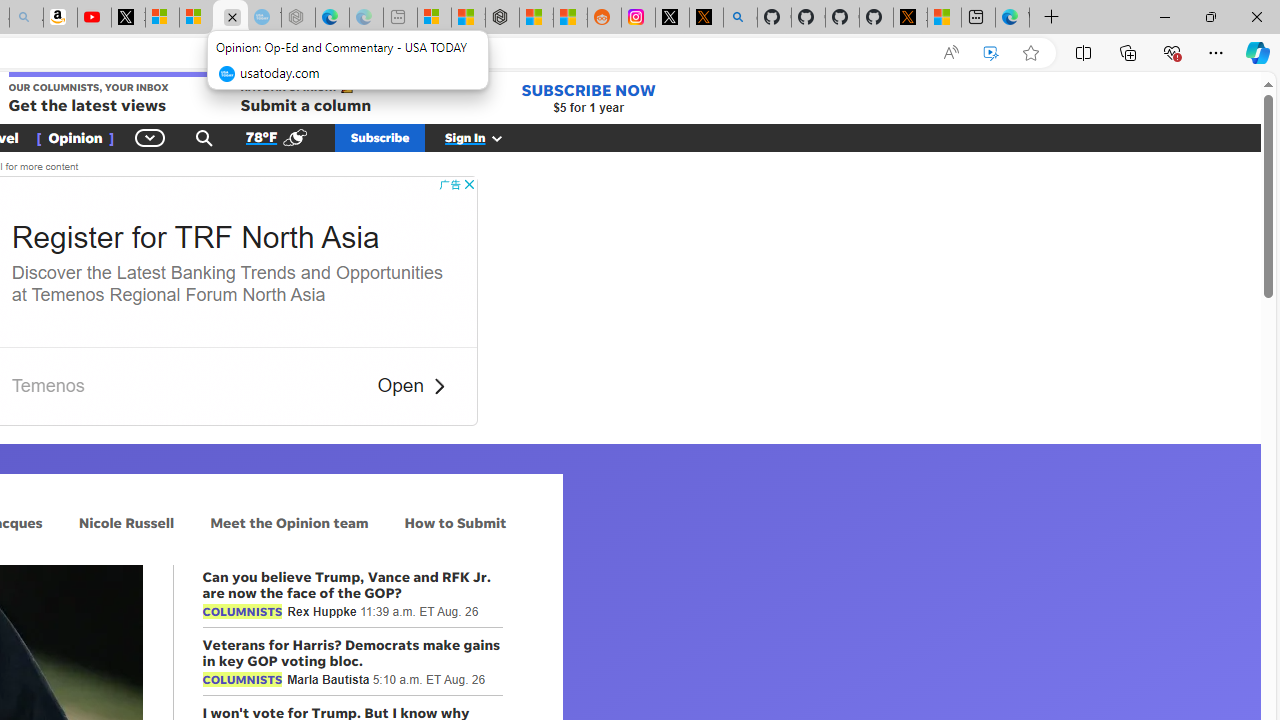 The height and width of the screenshot is (720, 1280). Describe the element at coordinates (1082, 51) in the screenshot. I see `'Split screen'` at that location.